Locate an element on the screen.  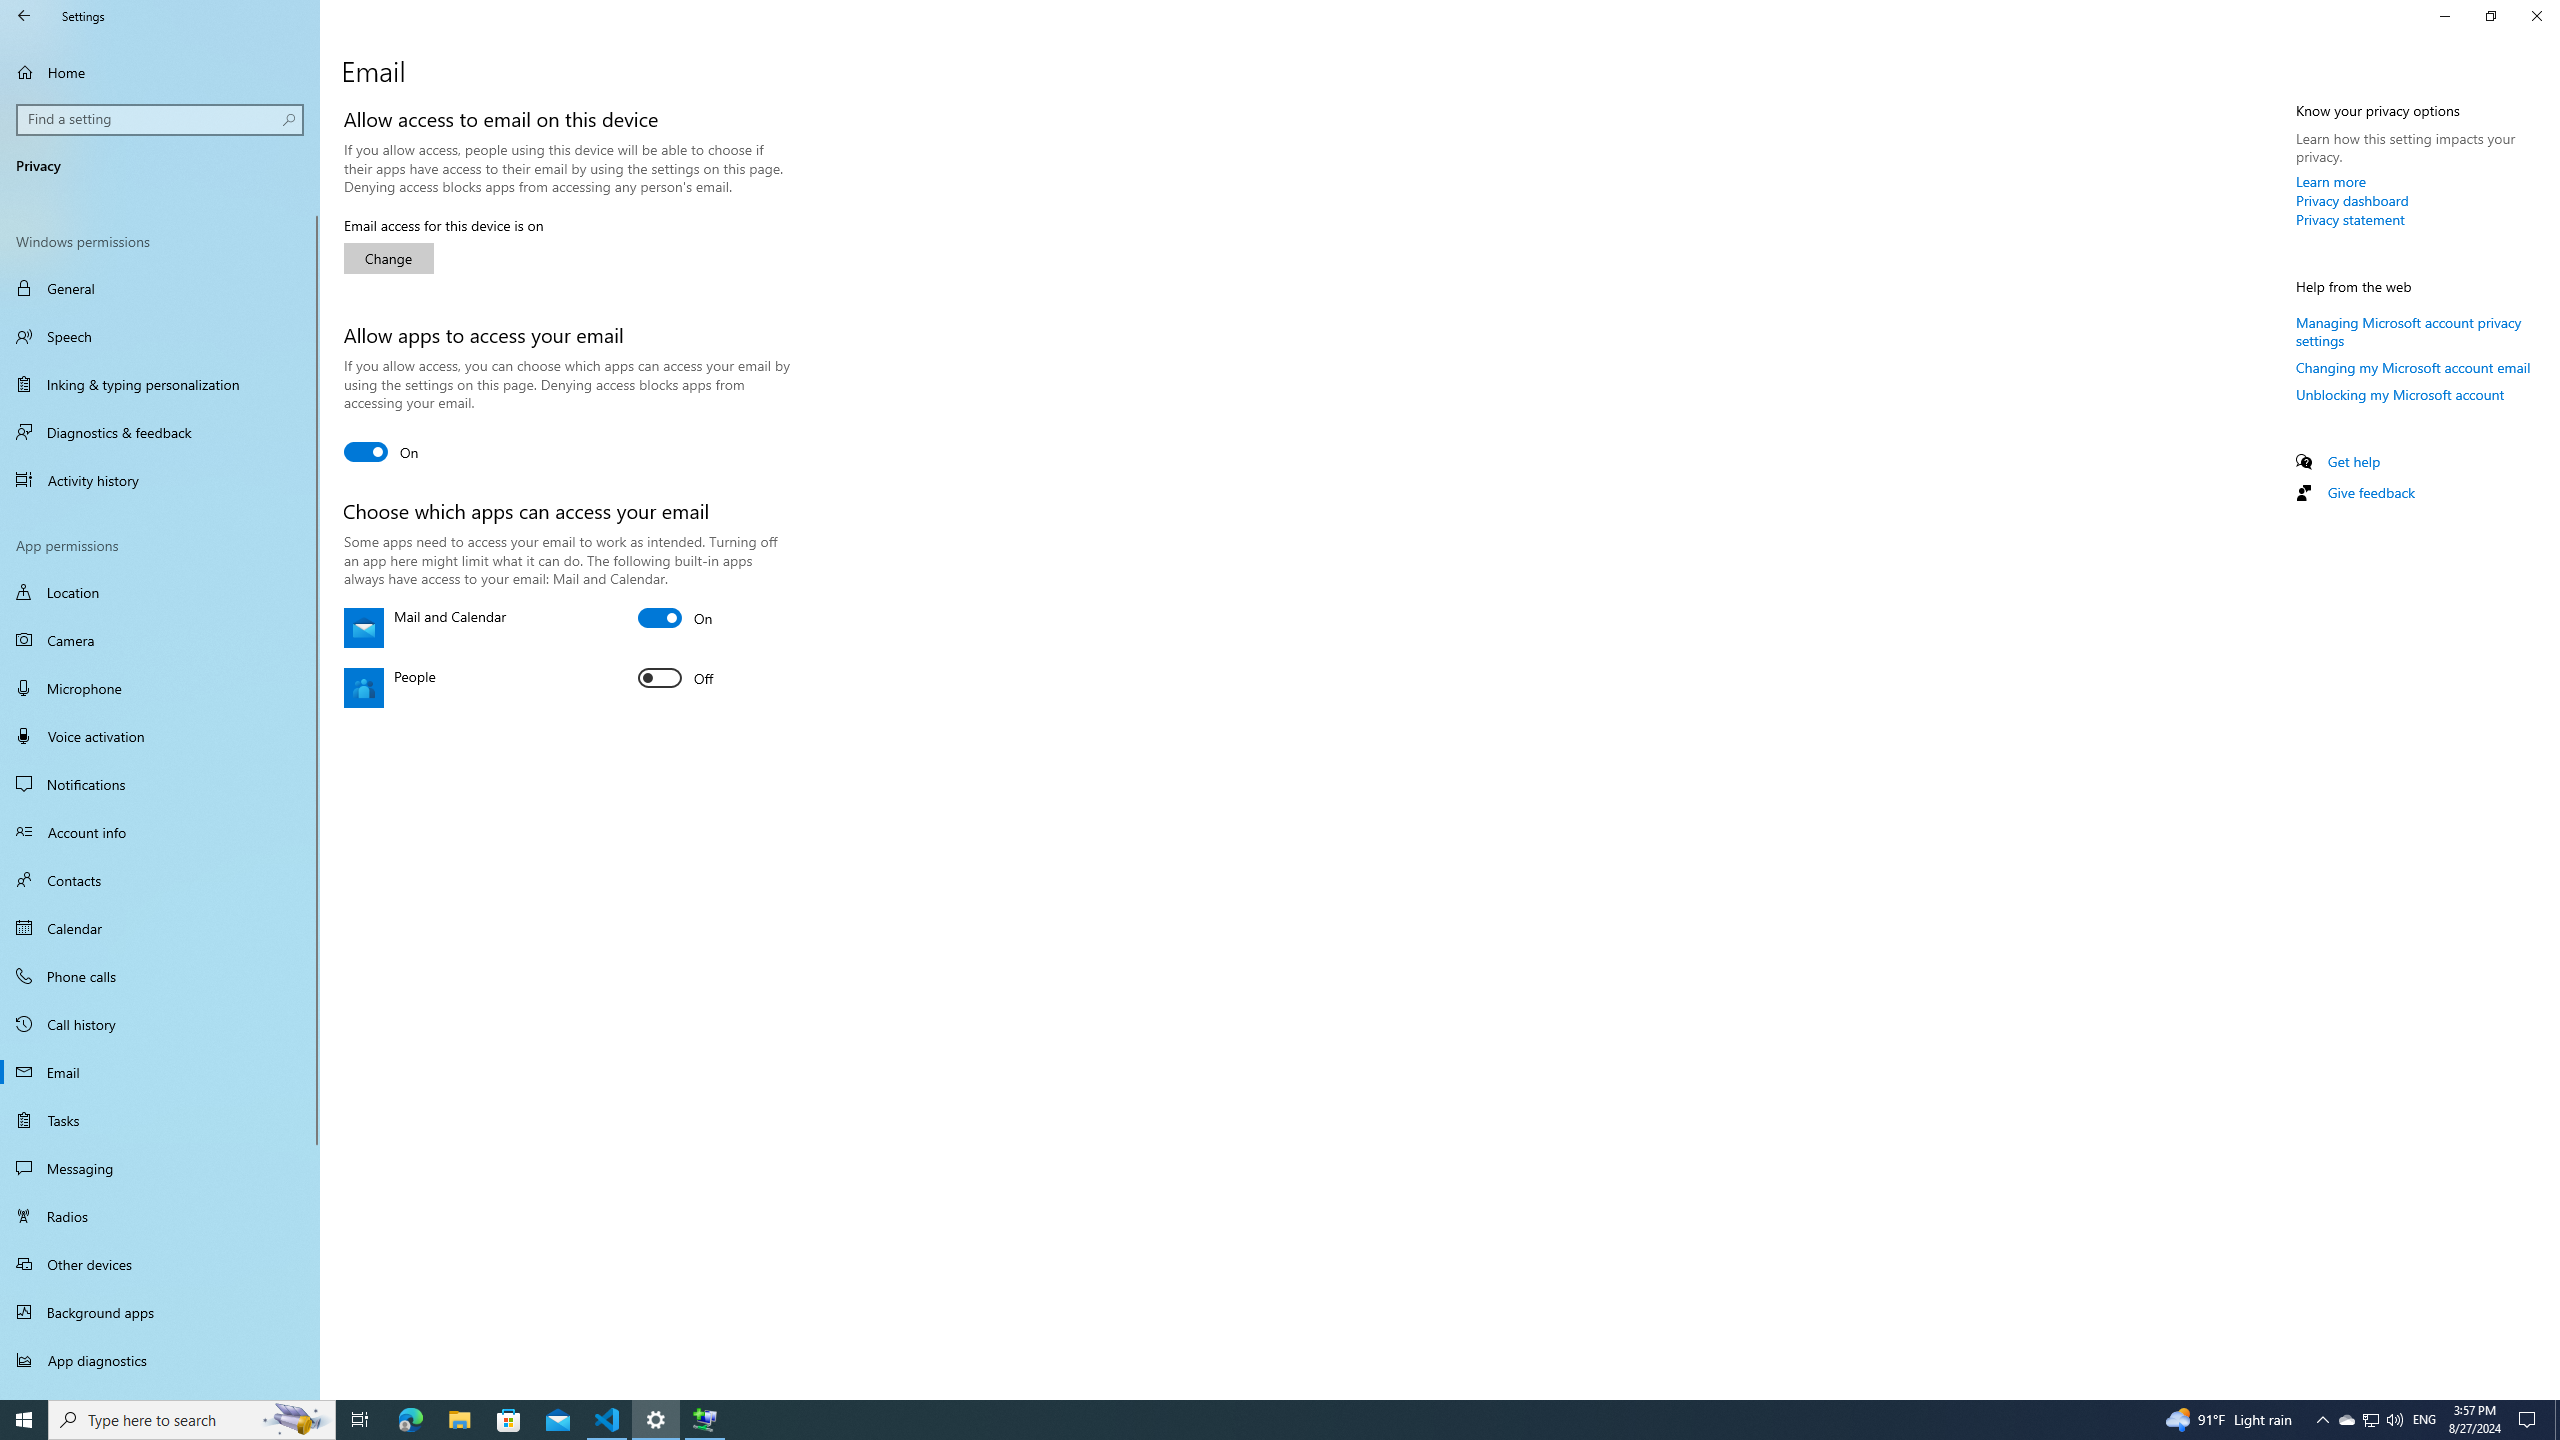
'Search box, Find a setting' is located at coordinates (160, 118).